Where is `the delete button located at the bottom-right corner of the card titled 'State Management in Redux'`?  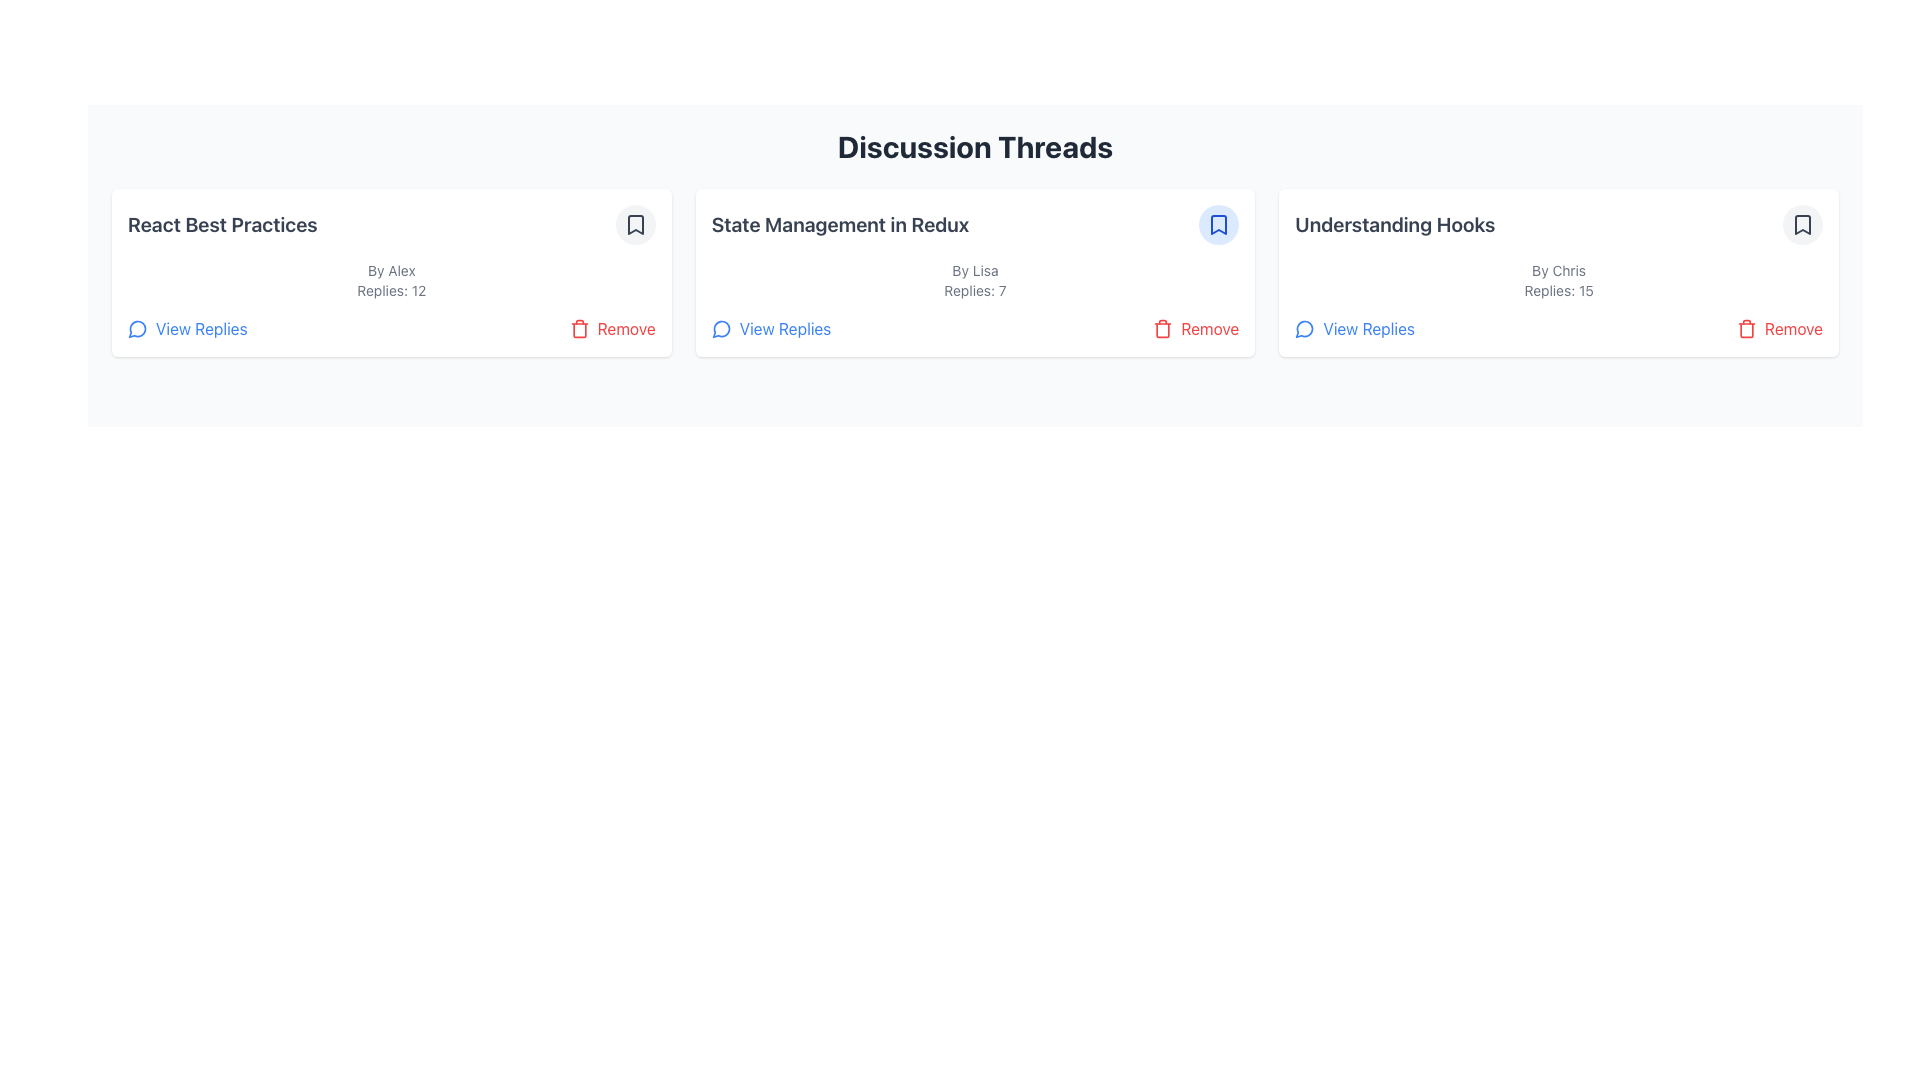
the delete button located at the bottom-right corner of the card titled 'State Management in Redux' is located at coordinates (1196, 327).